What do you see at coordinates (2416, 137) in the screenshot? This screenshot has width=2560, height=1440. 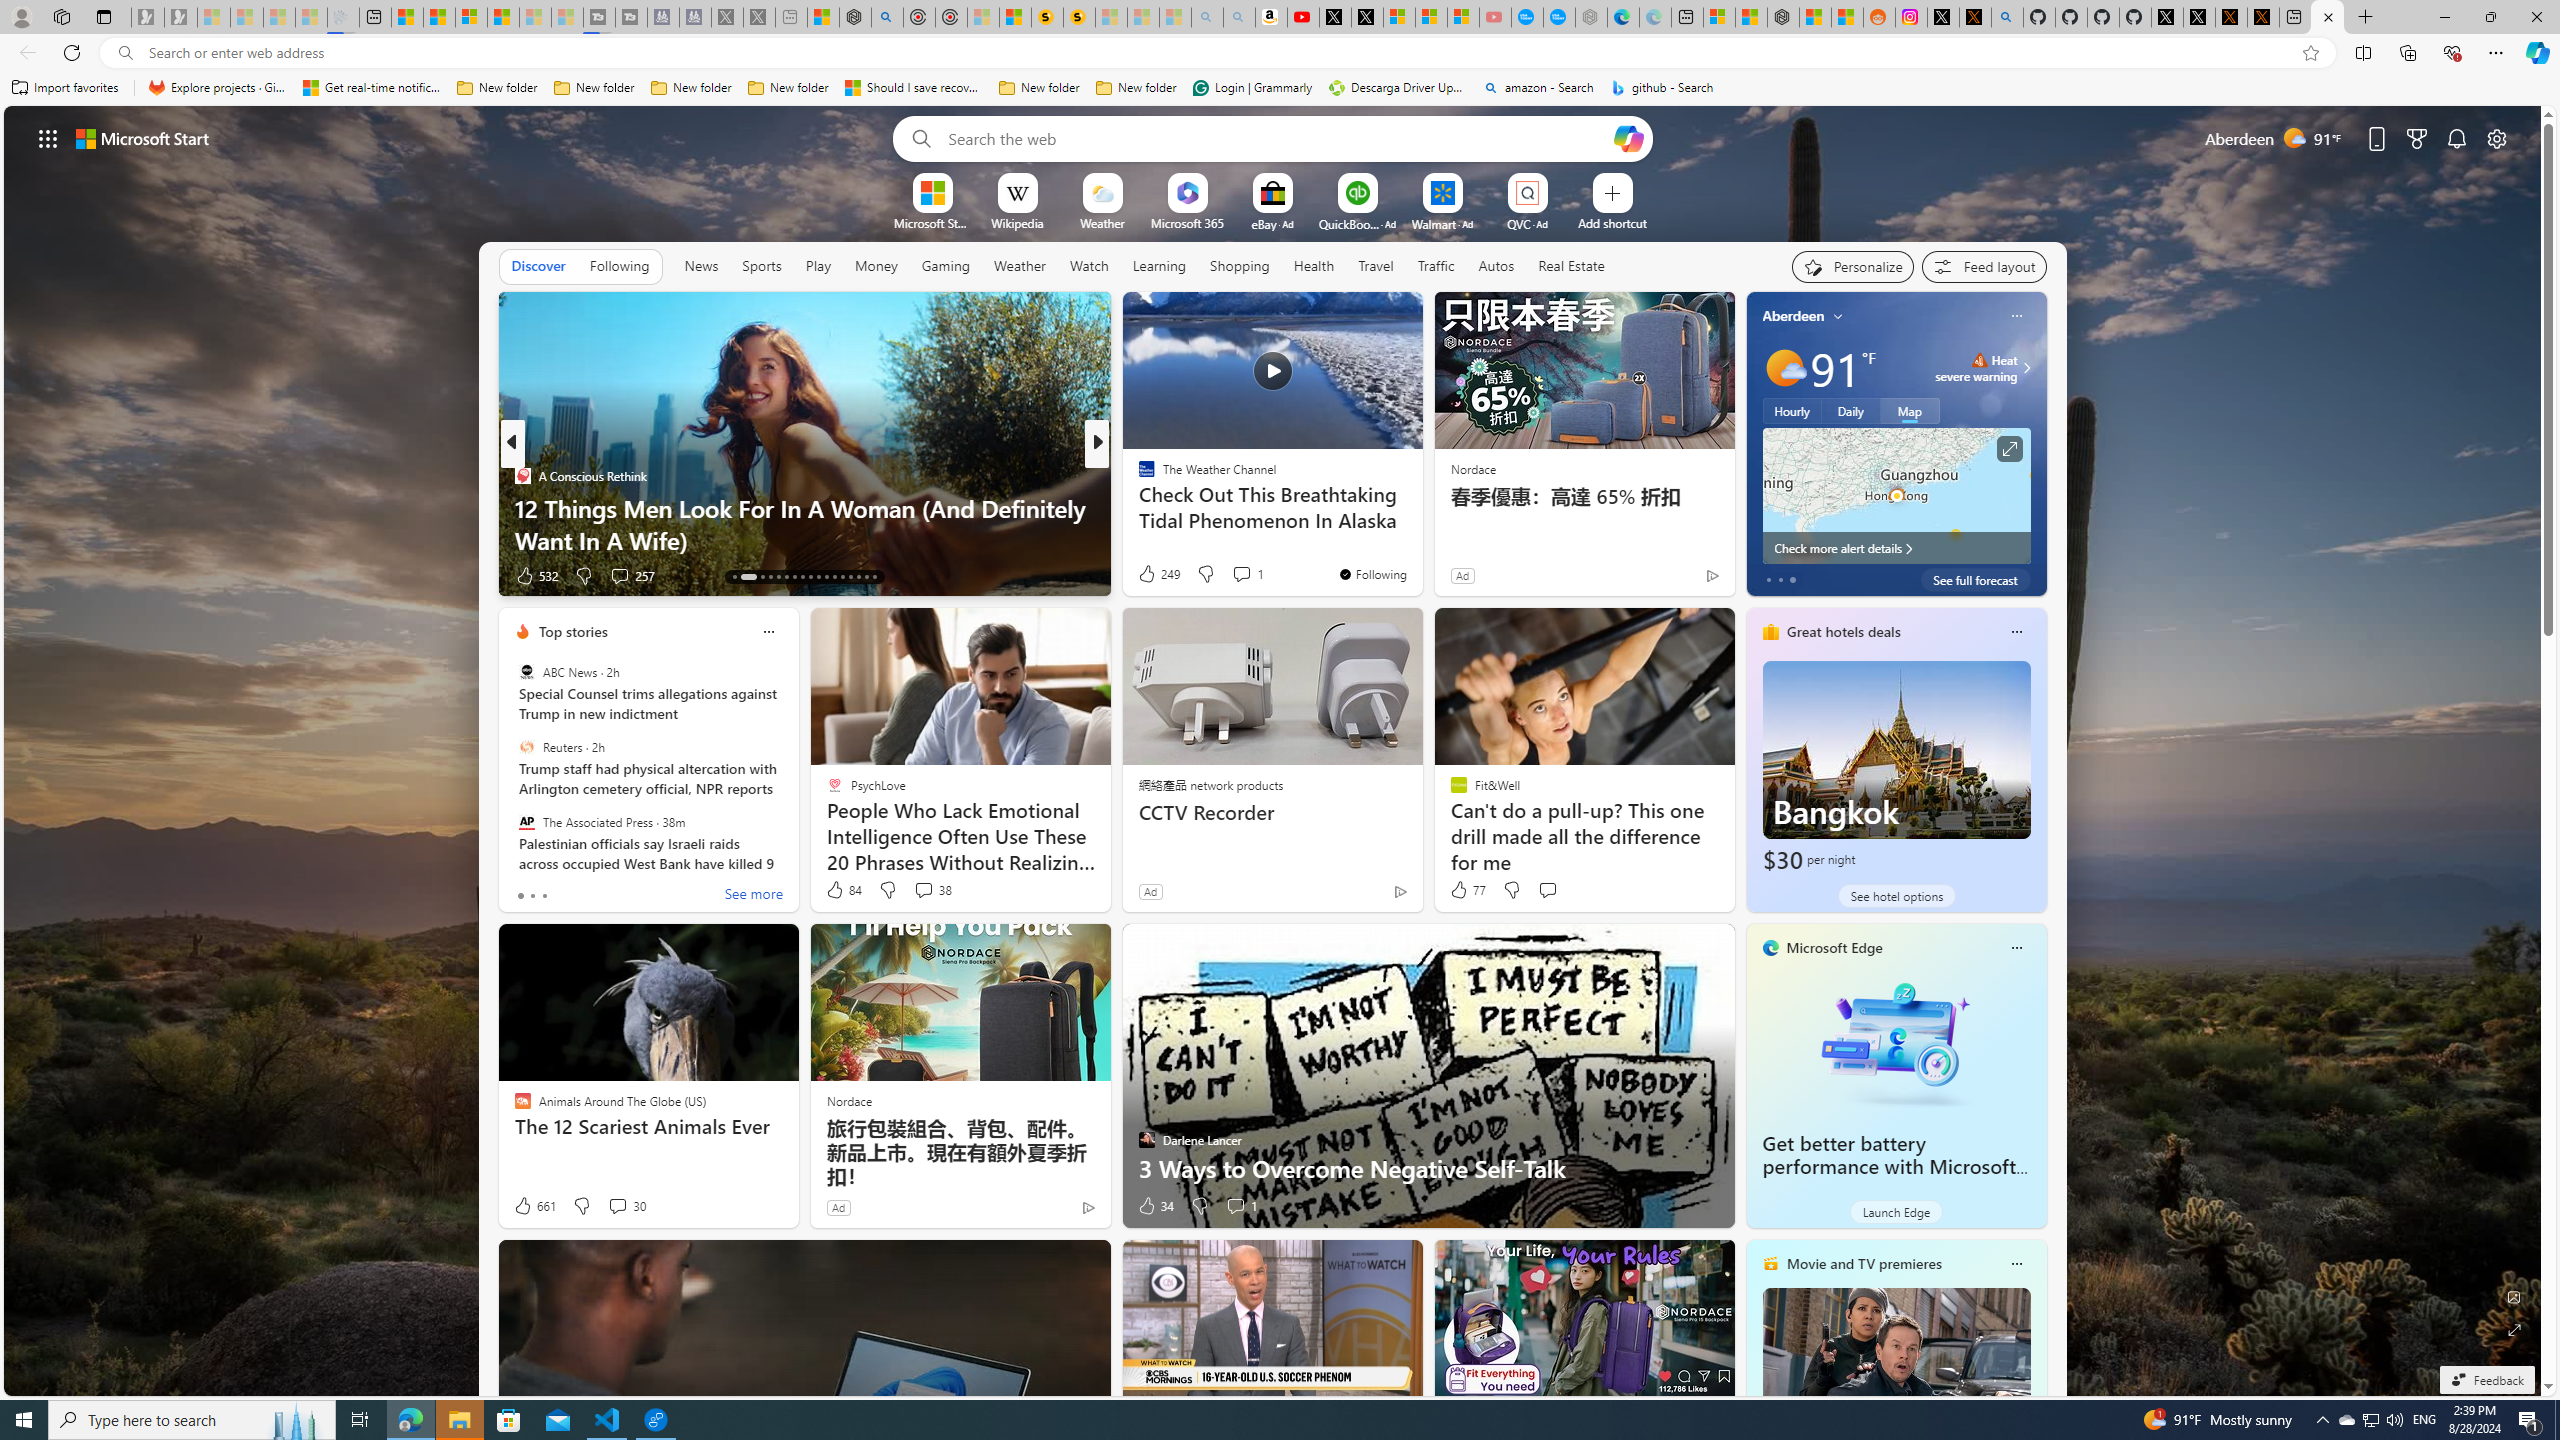 I see `'Microsoft rewards'` at bounding box center [2416, 137].